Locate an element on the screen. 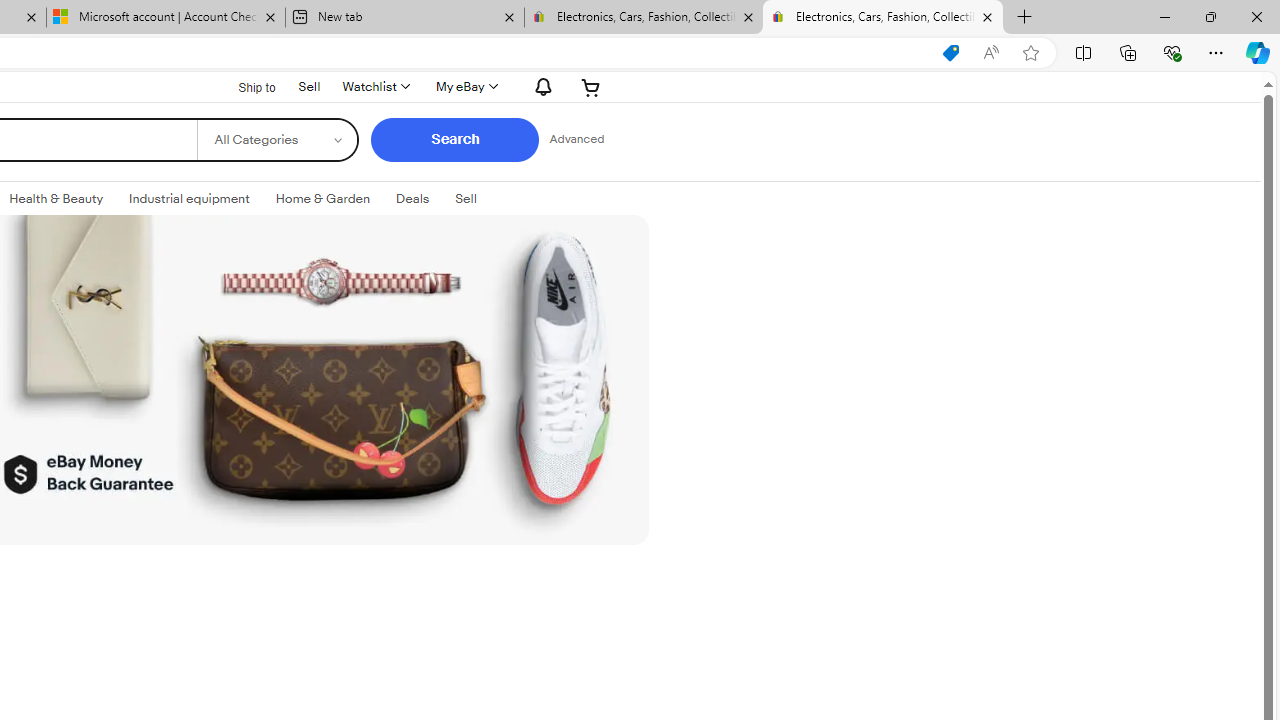  'Home & GardenExpand: Home & Garden' is located at coordinates (323, 199).